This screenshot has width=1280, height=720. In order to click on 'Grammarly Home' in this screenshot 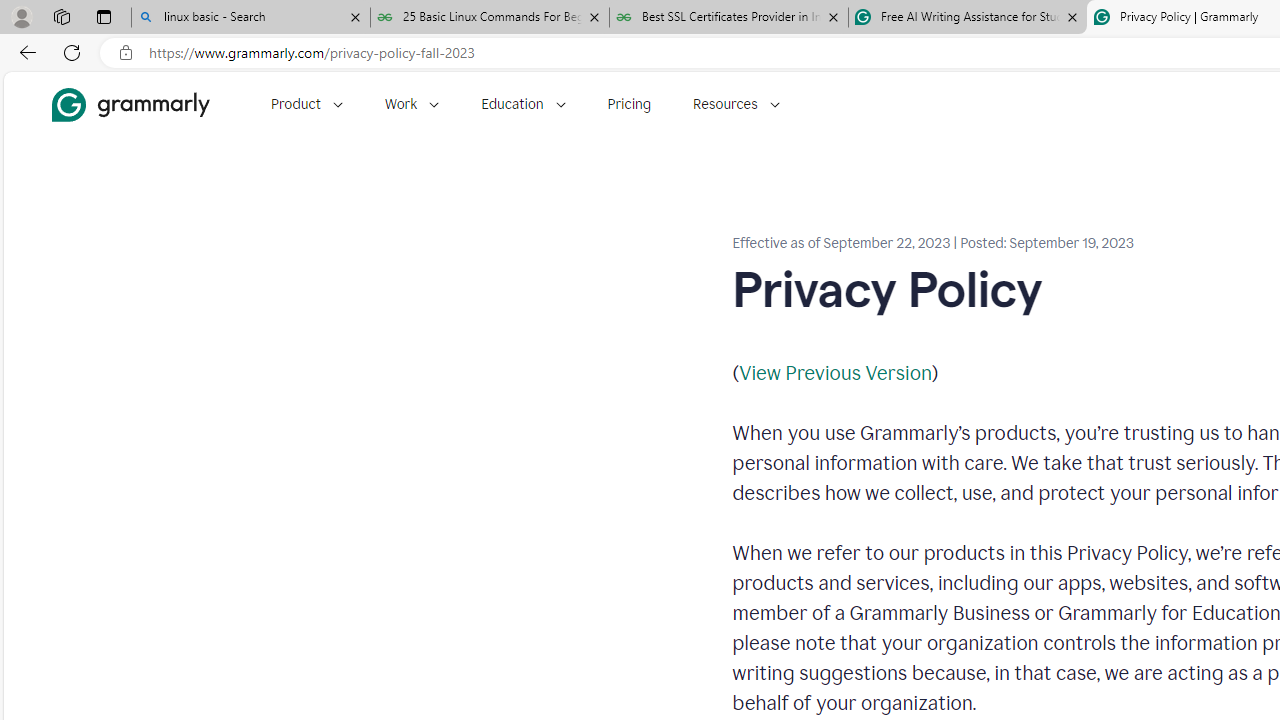, I will do `click(130, 104)`.